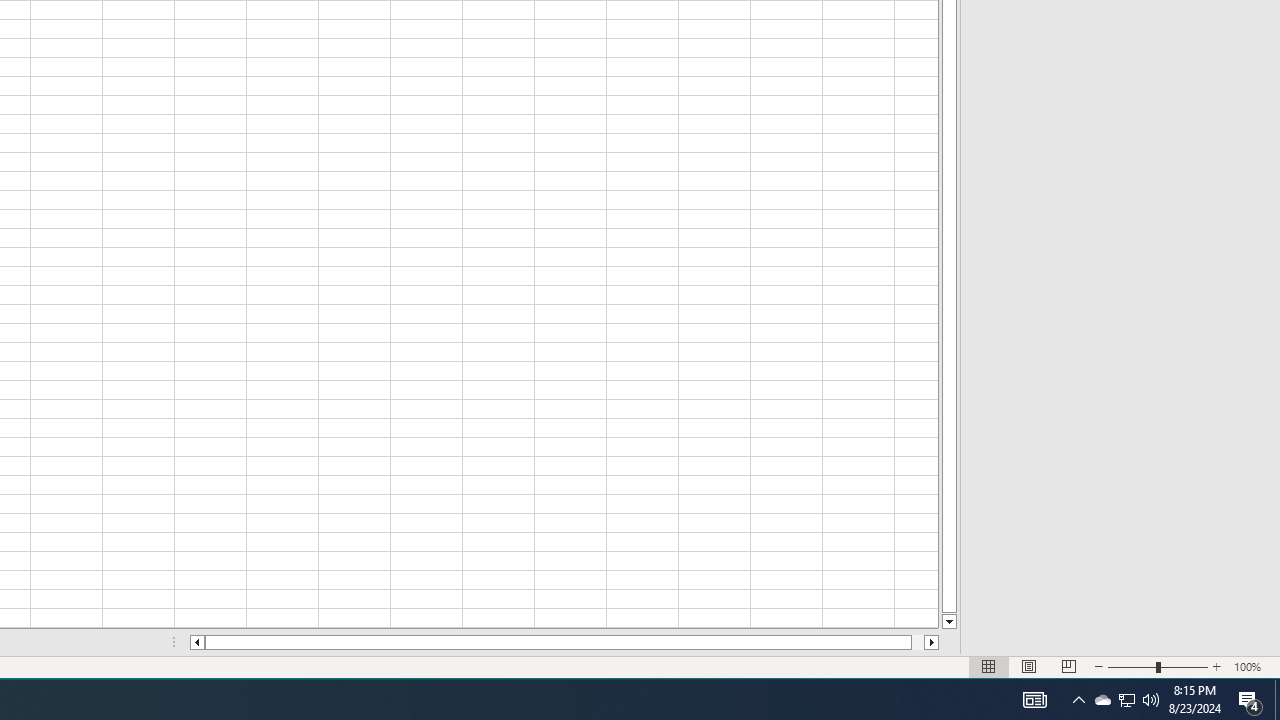 This screenshot has height=720, width=1280. What do you see at coordinates (1034, 698) in the screenshot?
I see `'AutomationID: 4105'` at bounding box center [1034, 698].